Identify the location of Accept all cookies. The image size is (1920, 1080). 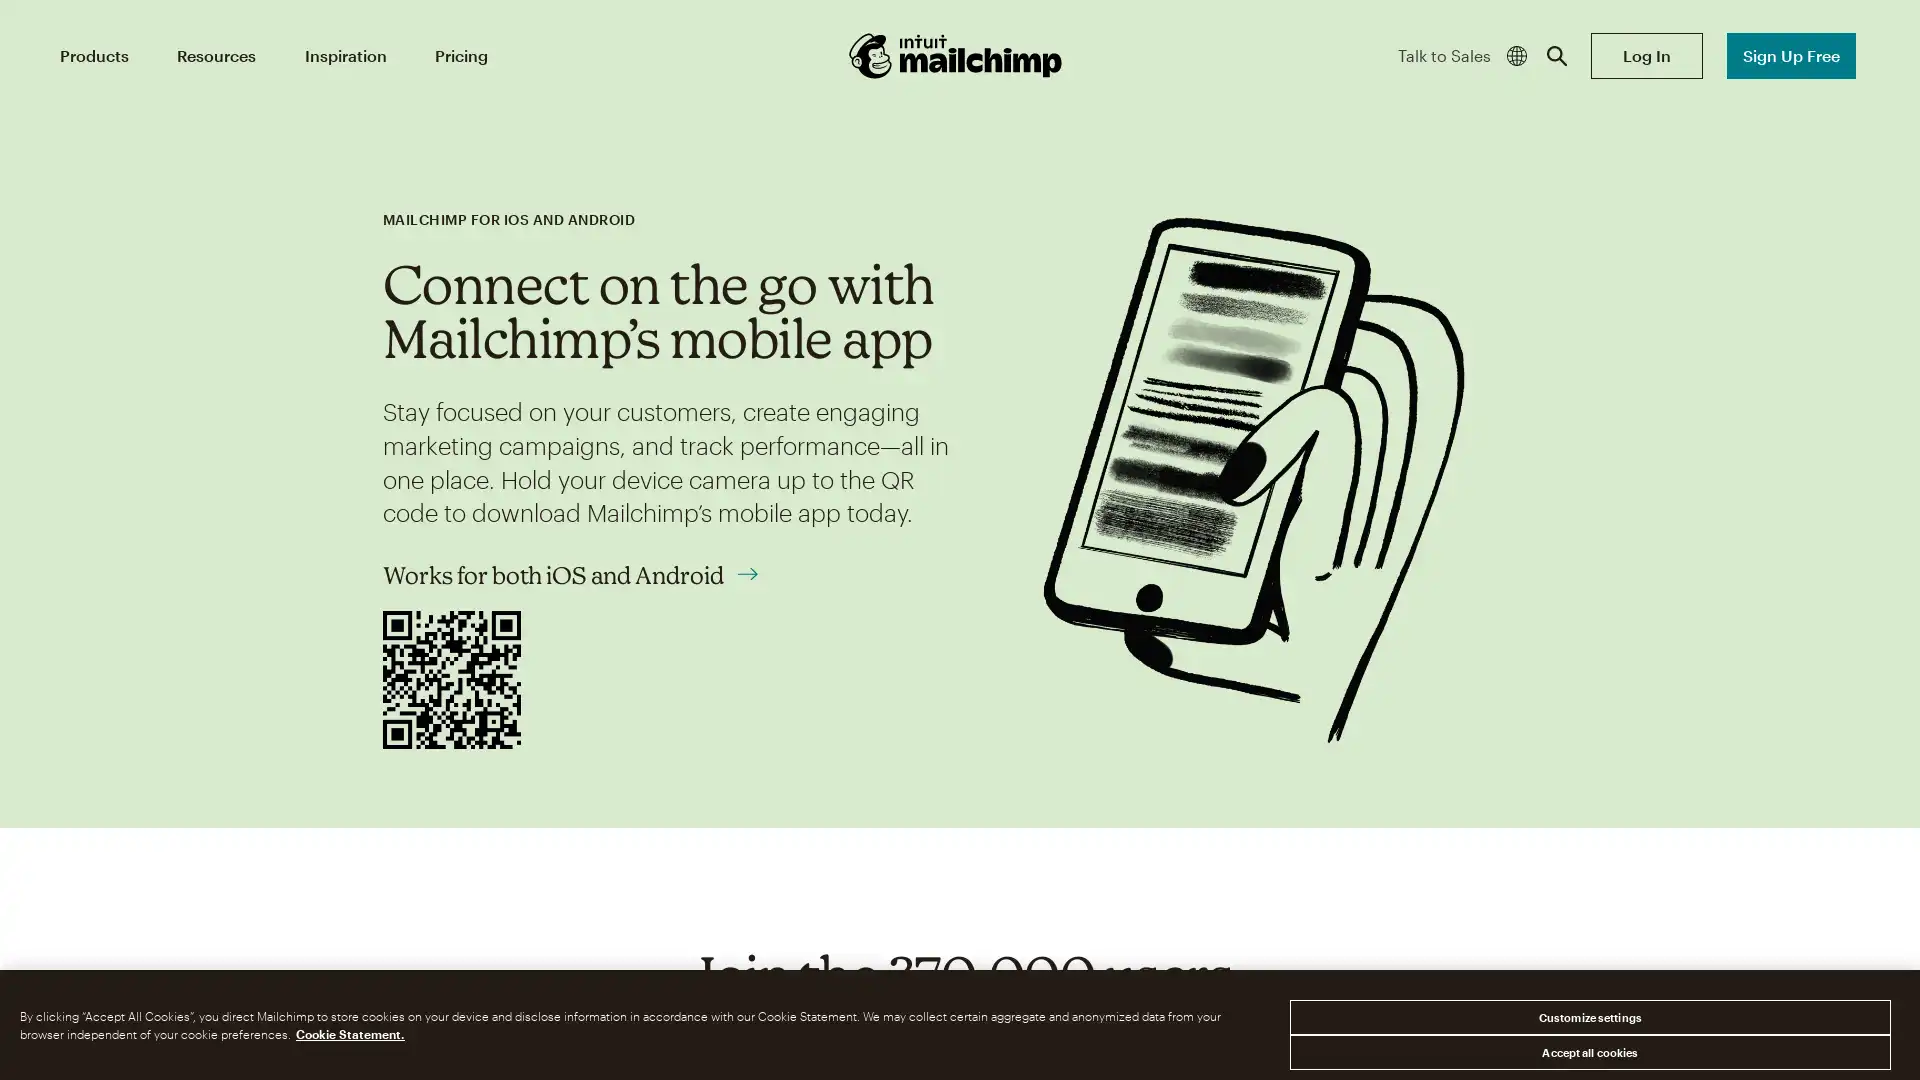
(1588, 1051).